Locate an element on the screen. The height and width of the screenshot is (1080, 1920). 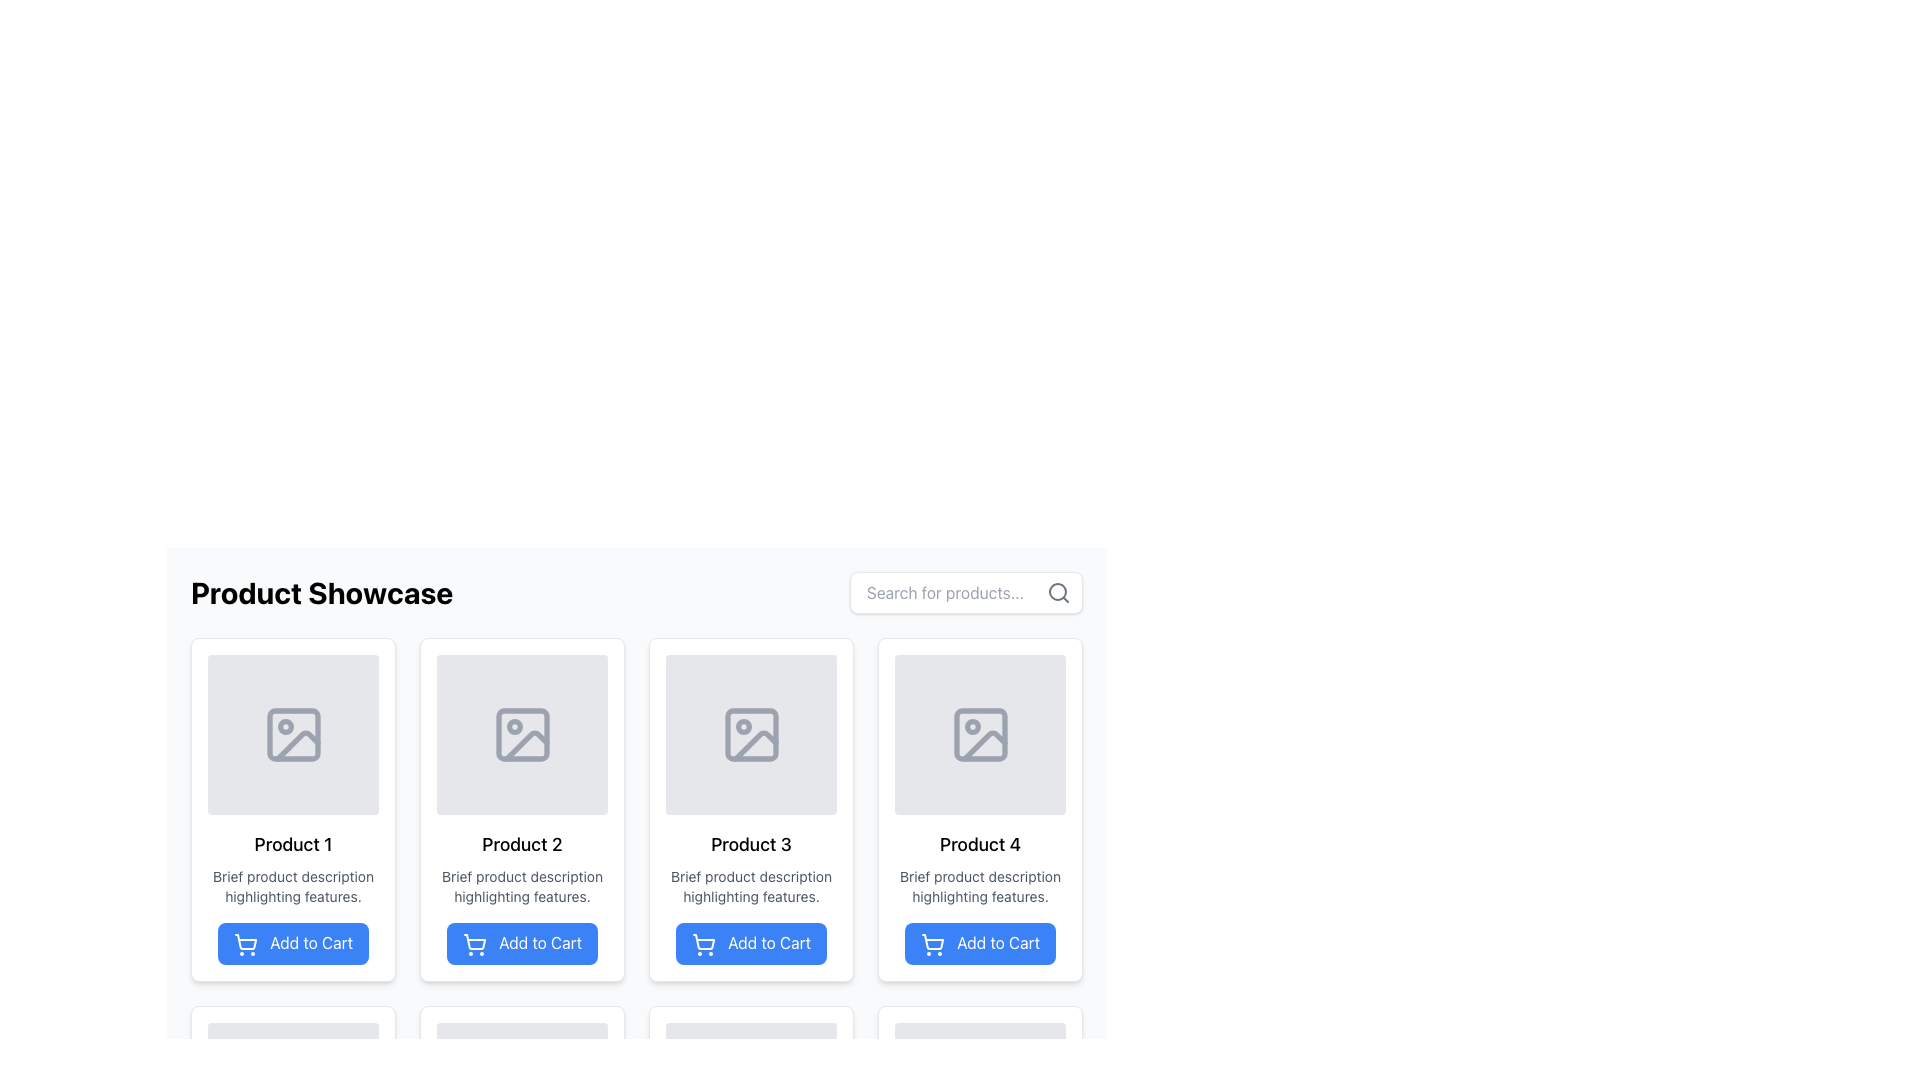
the graphical detail within the image icon located in the third product card in the upper row of the product showcase grid is located at coordinates (754, 746).